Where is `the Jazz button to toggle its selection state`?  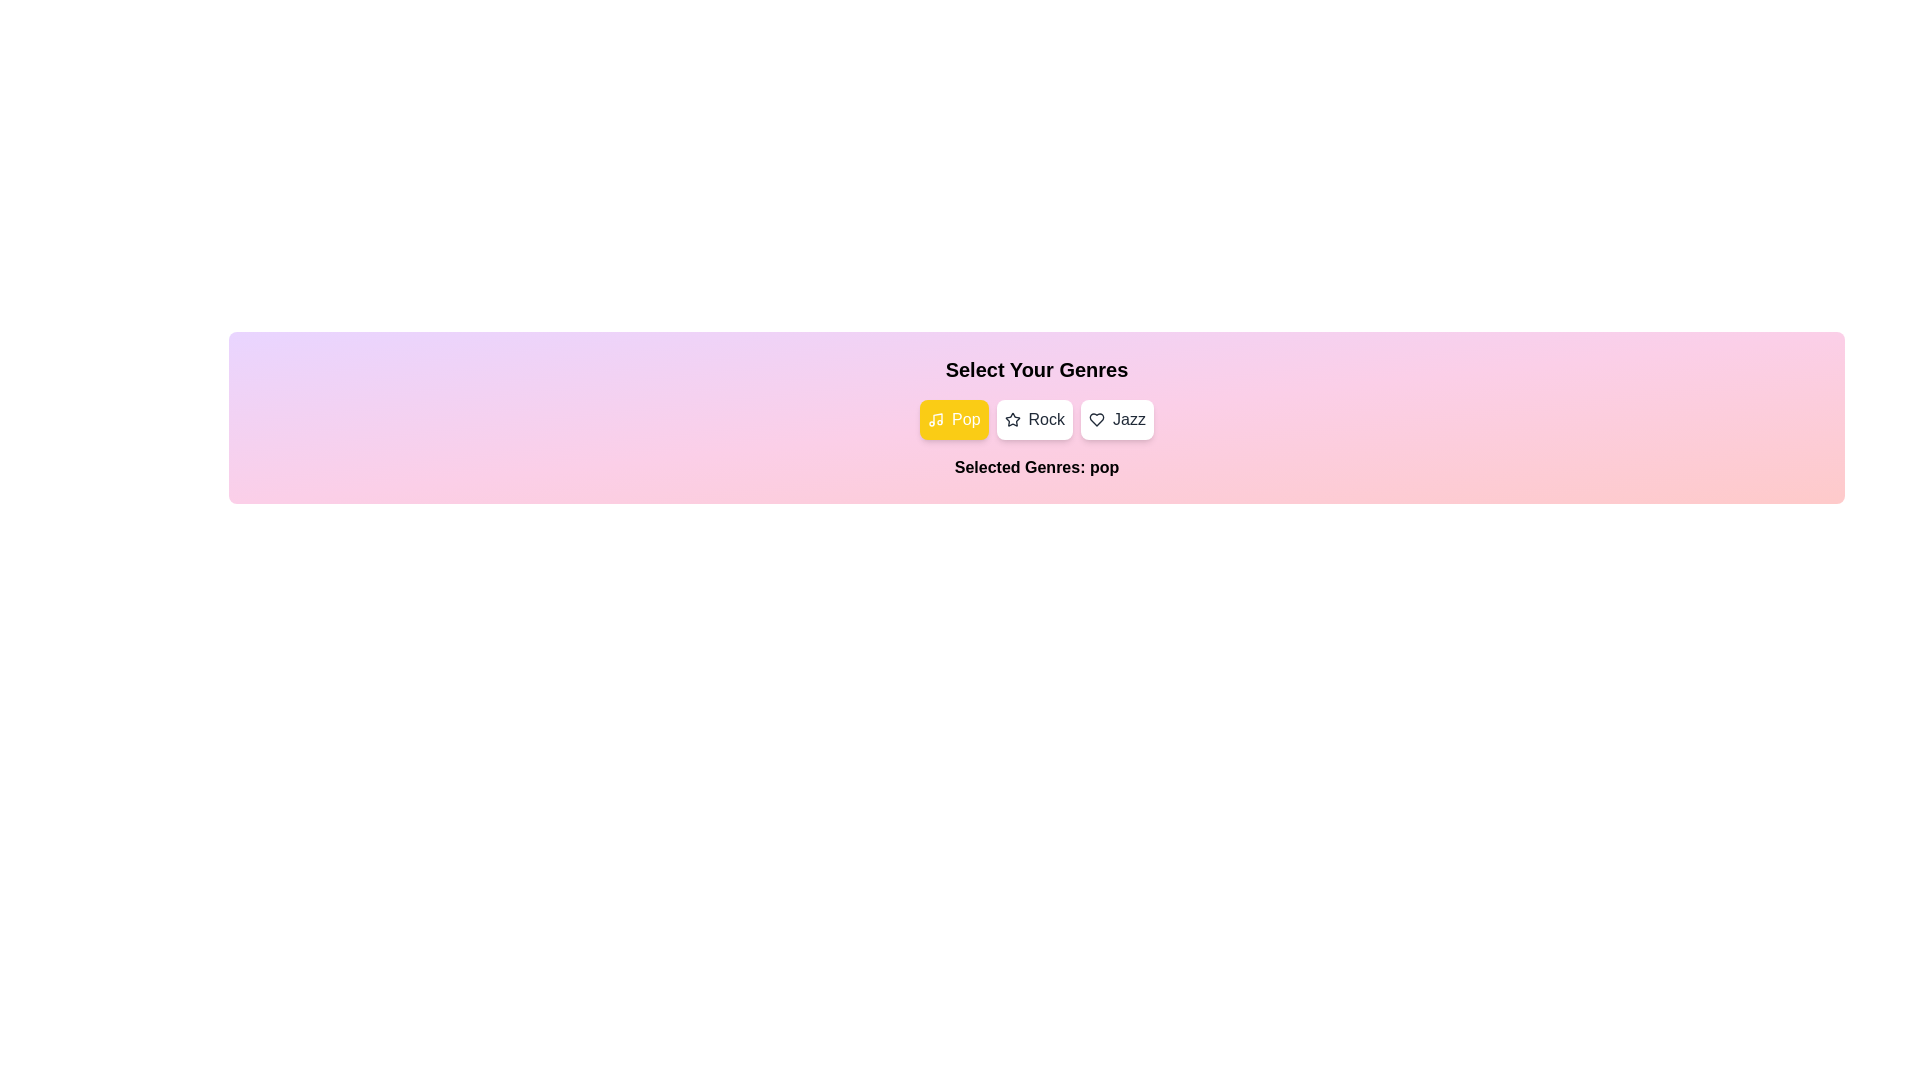 the Jazz button to toggle its selection state is located at coordinates (1116, 419).